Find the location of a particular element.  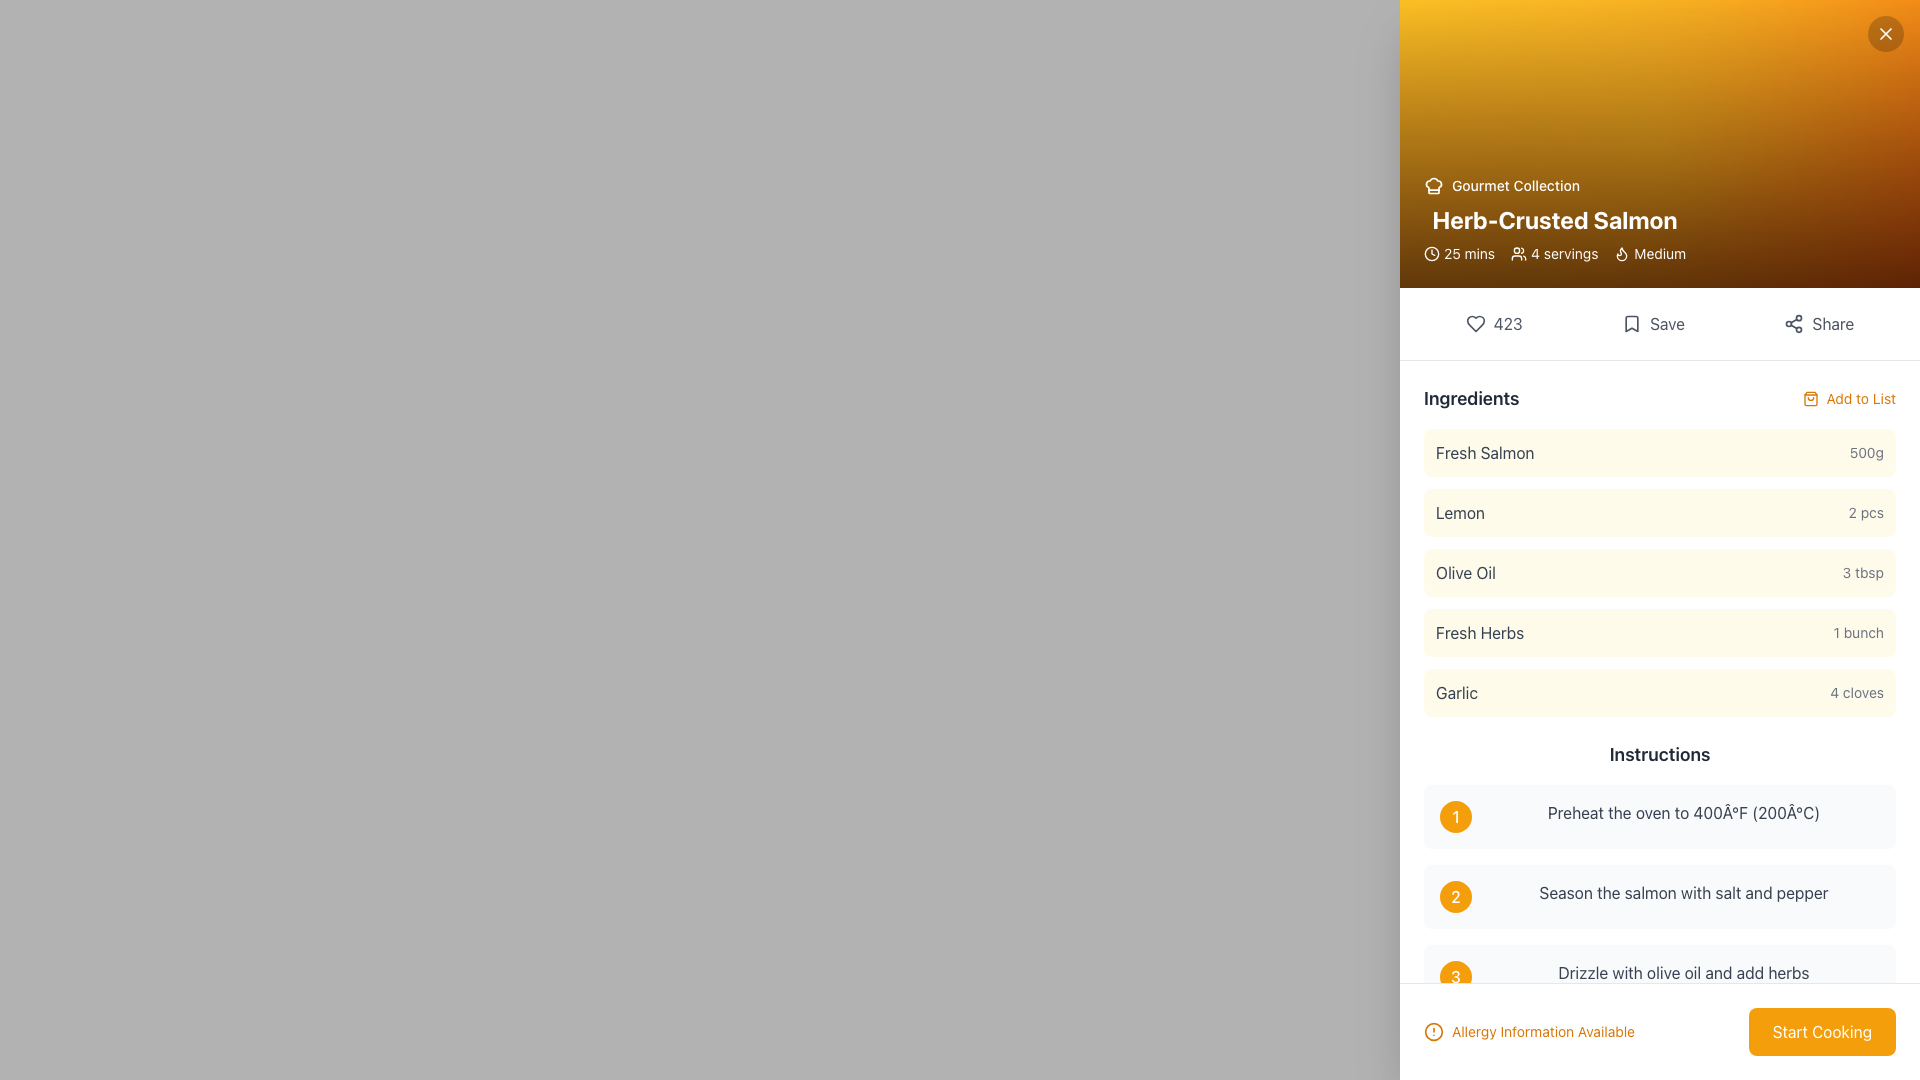

the static text label displaying the weight of 'Fresh Salmon' as '500g', which is located to the right of the 'Fresh Salmon' label in the 'Ingredients' section is located at coordinates (1865, 452).